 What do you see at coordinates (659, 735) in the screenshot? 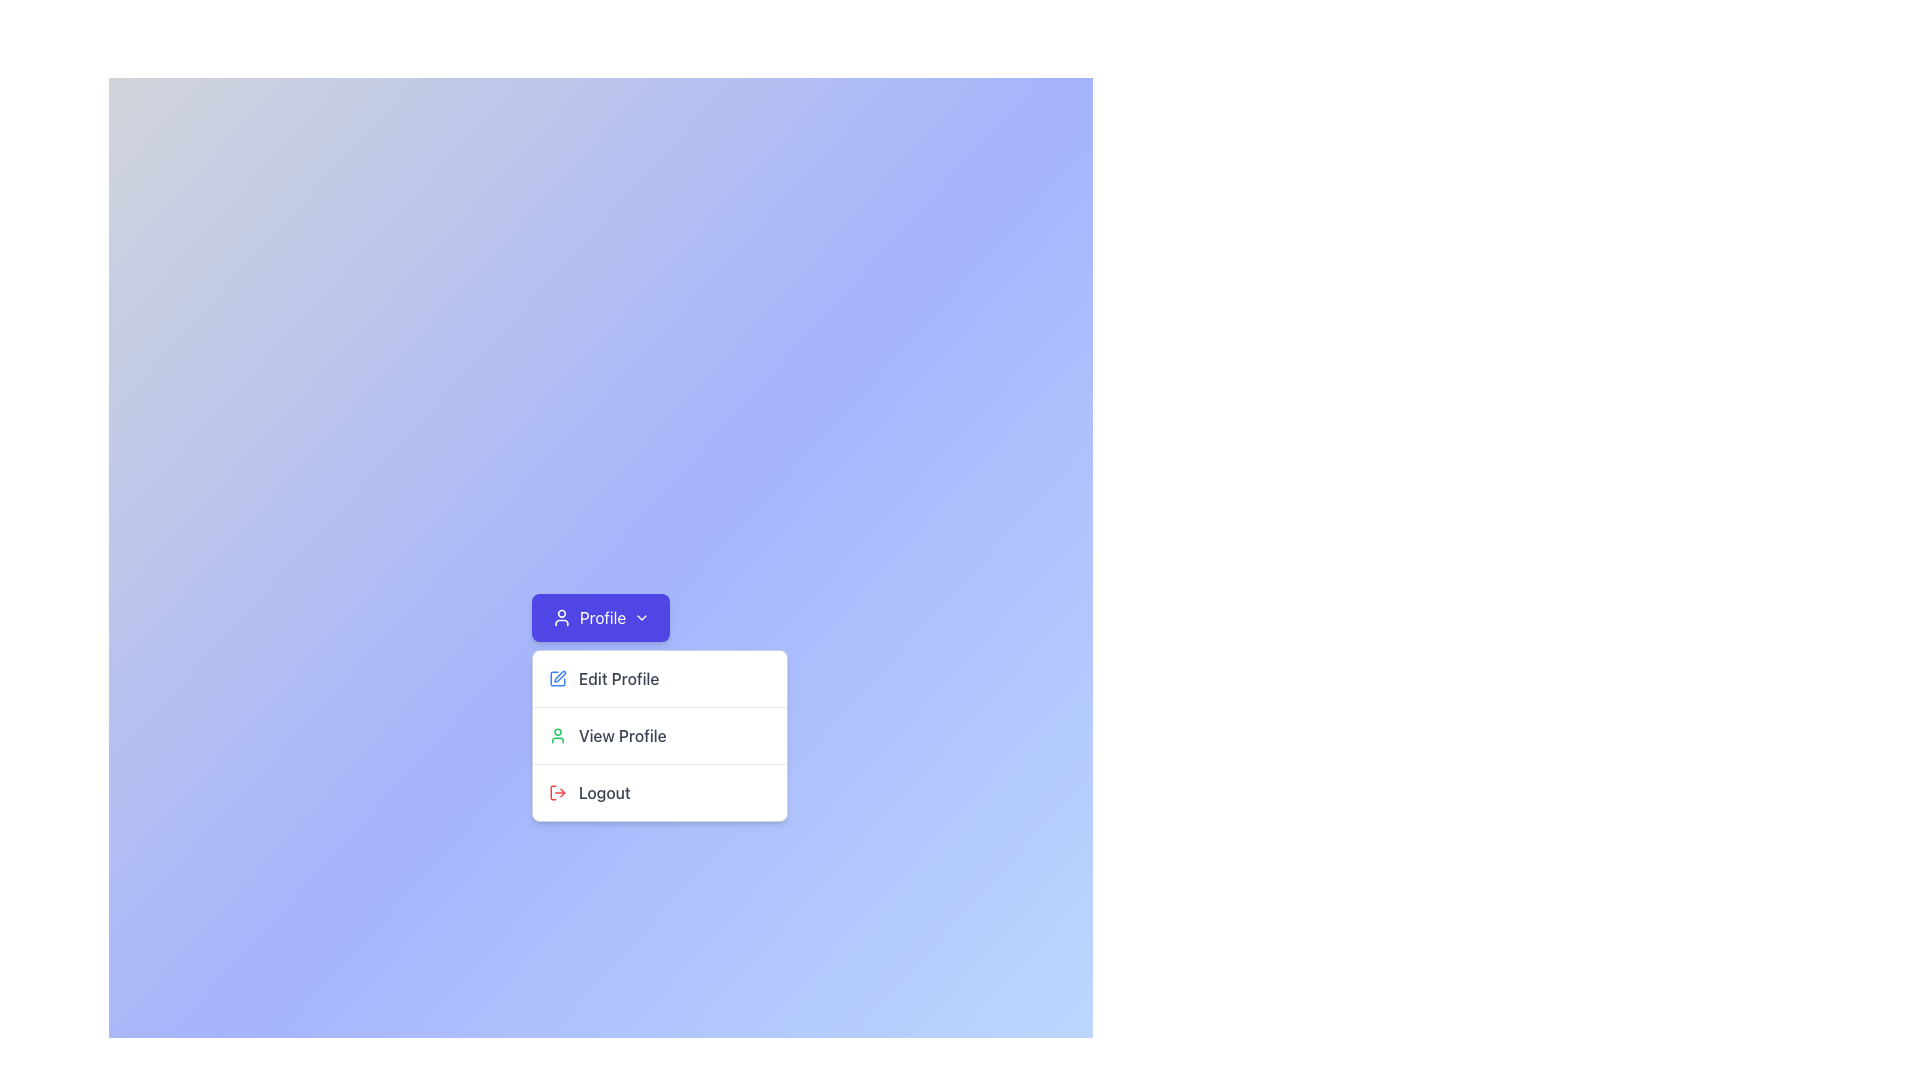
I see `the second list item labeled 'View Profile' under the 'Profile' menu` at bounding box center [659, 735].